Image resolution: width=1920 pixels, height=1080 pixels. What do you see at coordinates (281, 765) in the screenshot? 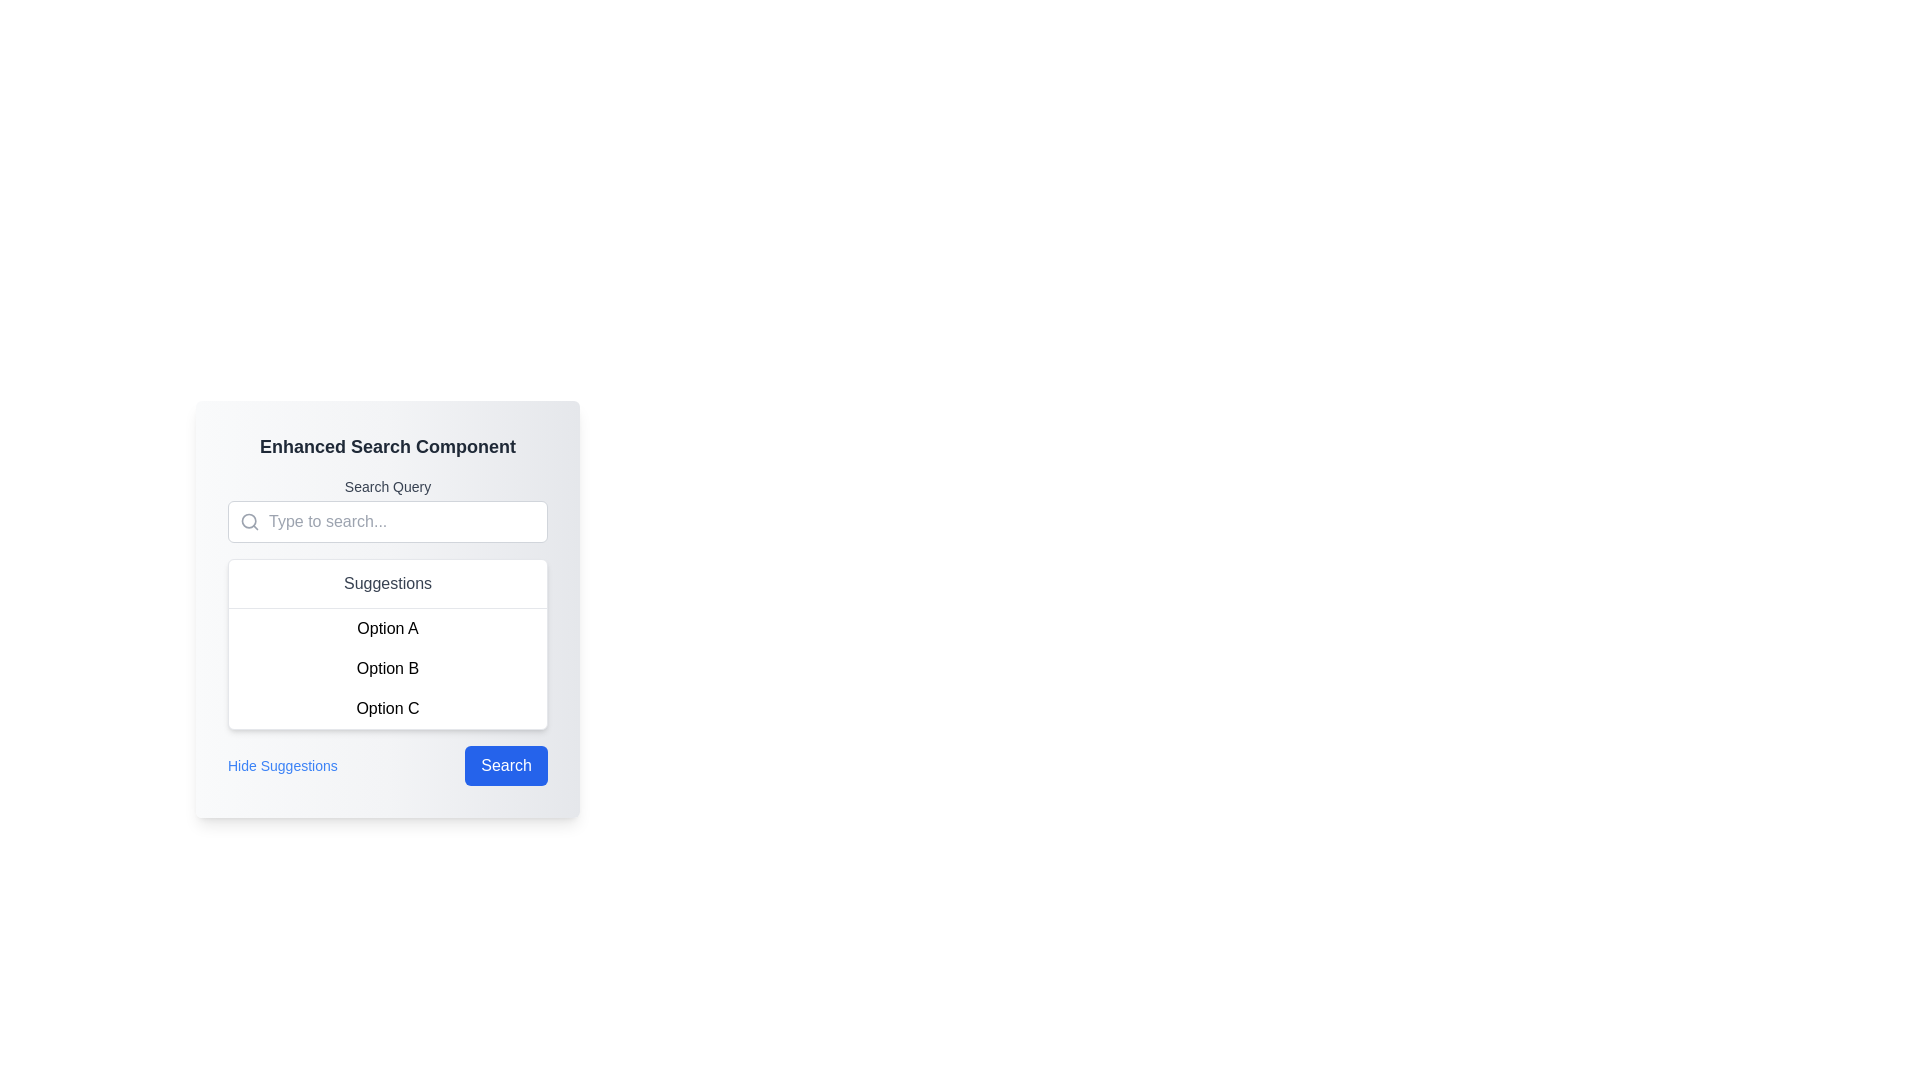
I see `the 'Hide Suggestions' button, which is styled with blue text and changes appearance when hovered, located on the left side of the horizontal layout below the 'Suggestions' section` at bounding box center [281, 765].